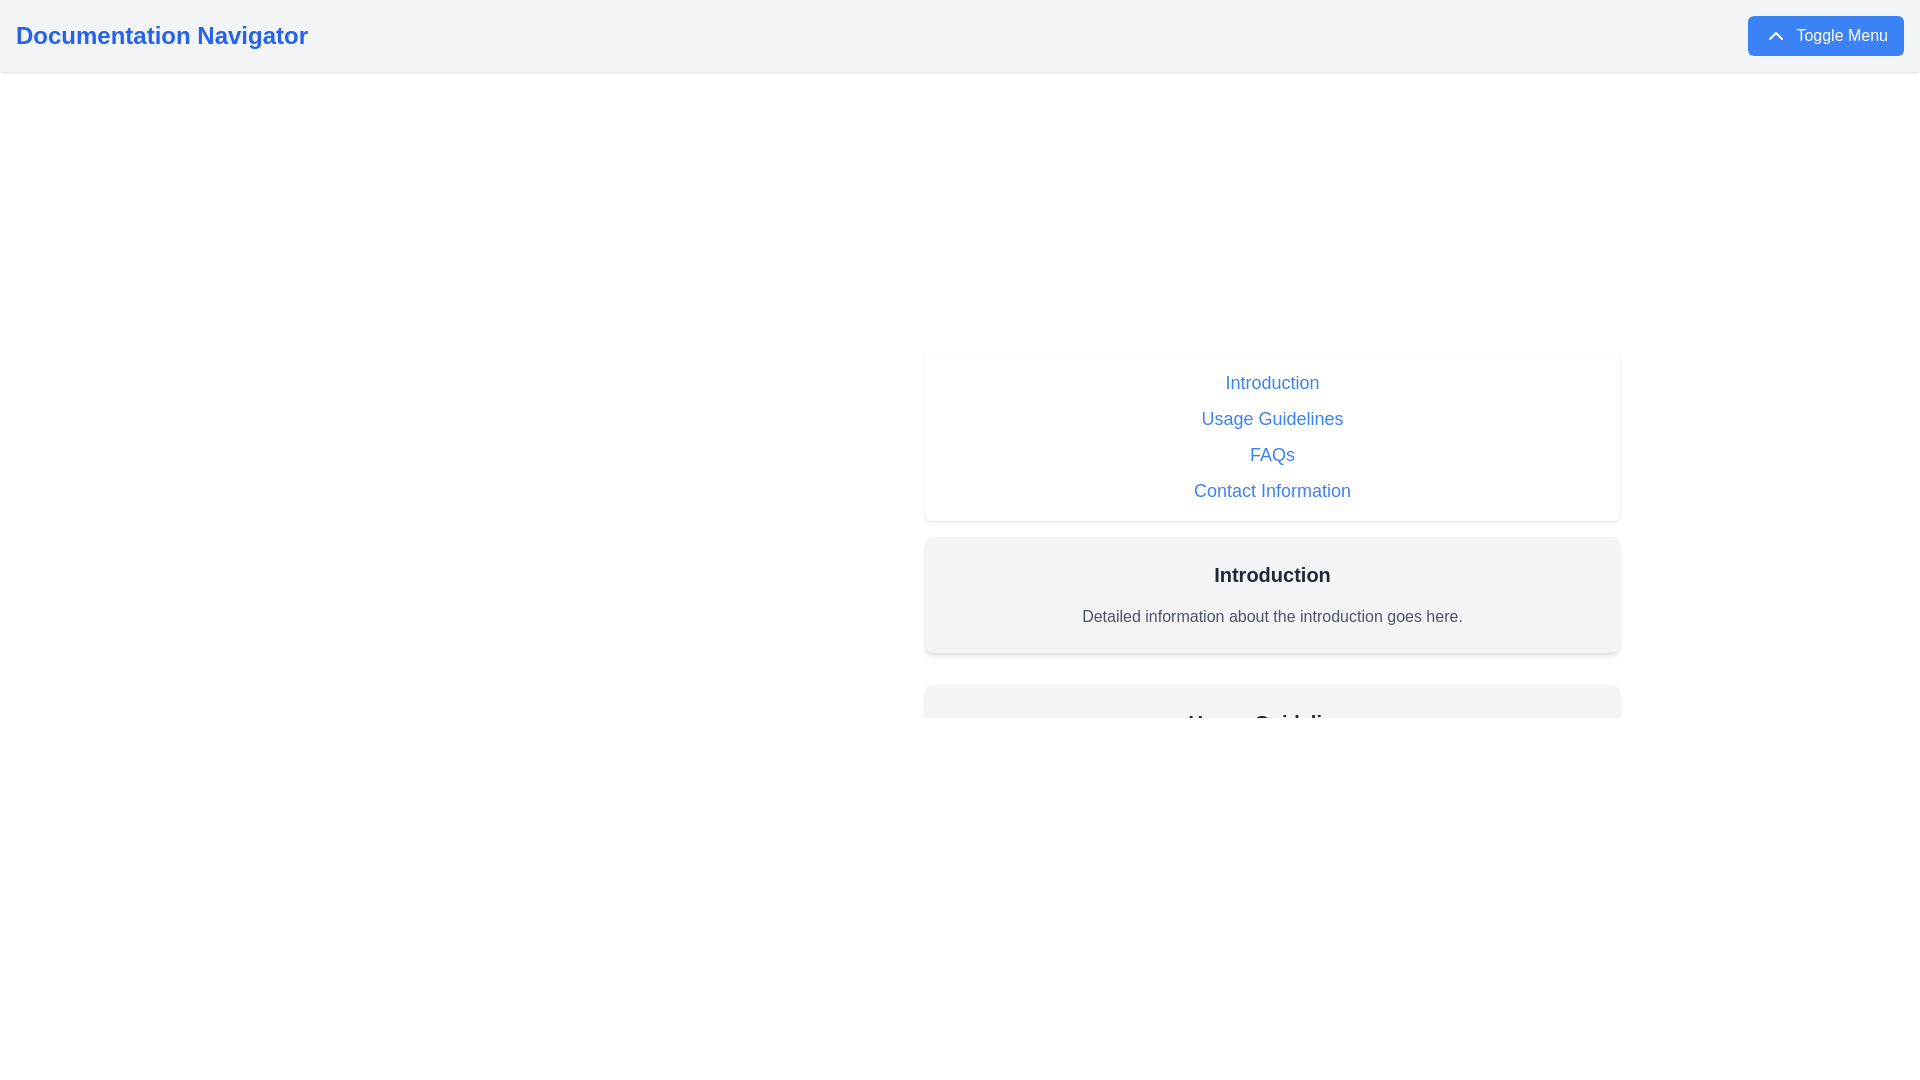 This screenshot has width=1920, height=1080. Describe the element at coordinates (1776, 35) in the screenshot. I see `the upward chevron icon within the 'Toggle Menu' button located in the top-right corner of the interface` at that location.